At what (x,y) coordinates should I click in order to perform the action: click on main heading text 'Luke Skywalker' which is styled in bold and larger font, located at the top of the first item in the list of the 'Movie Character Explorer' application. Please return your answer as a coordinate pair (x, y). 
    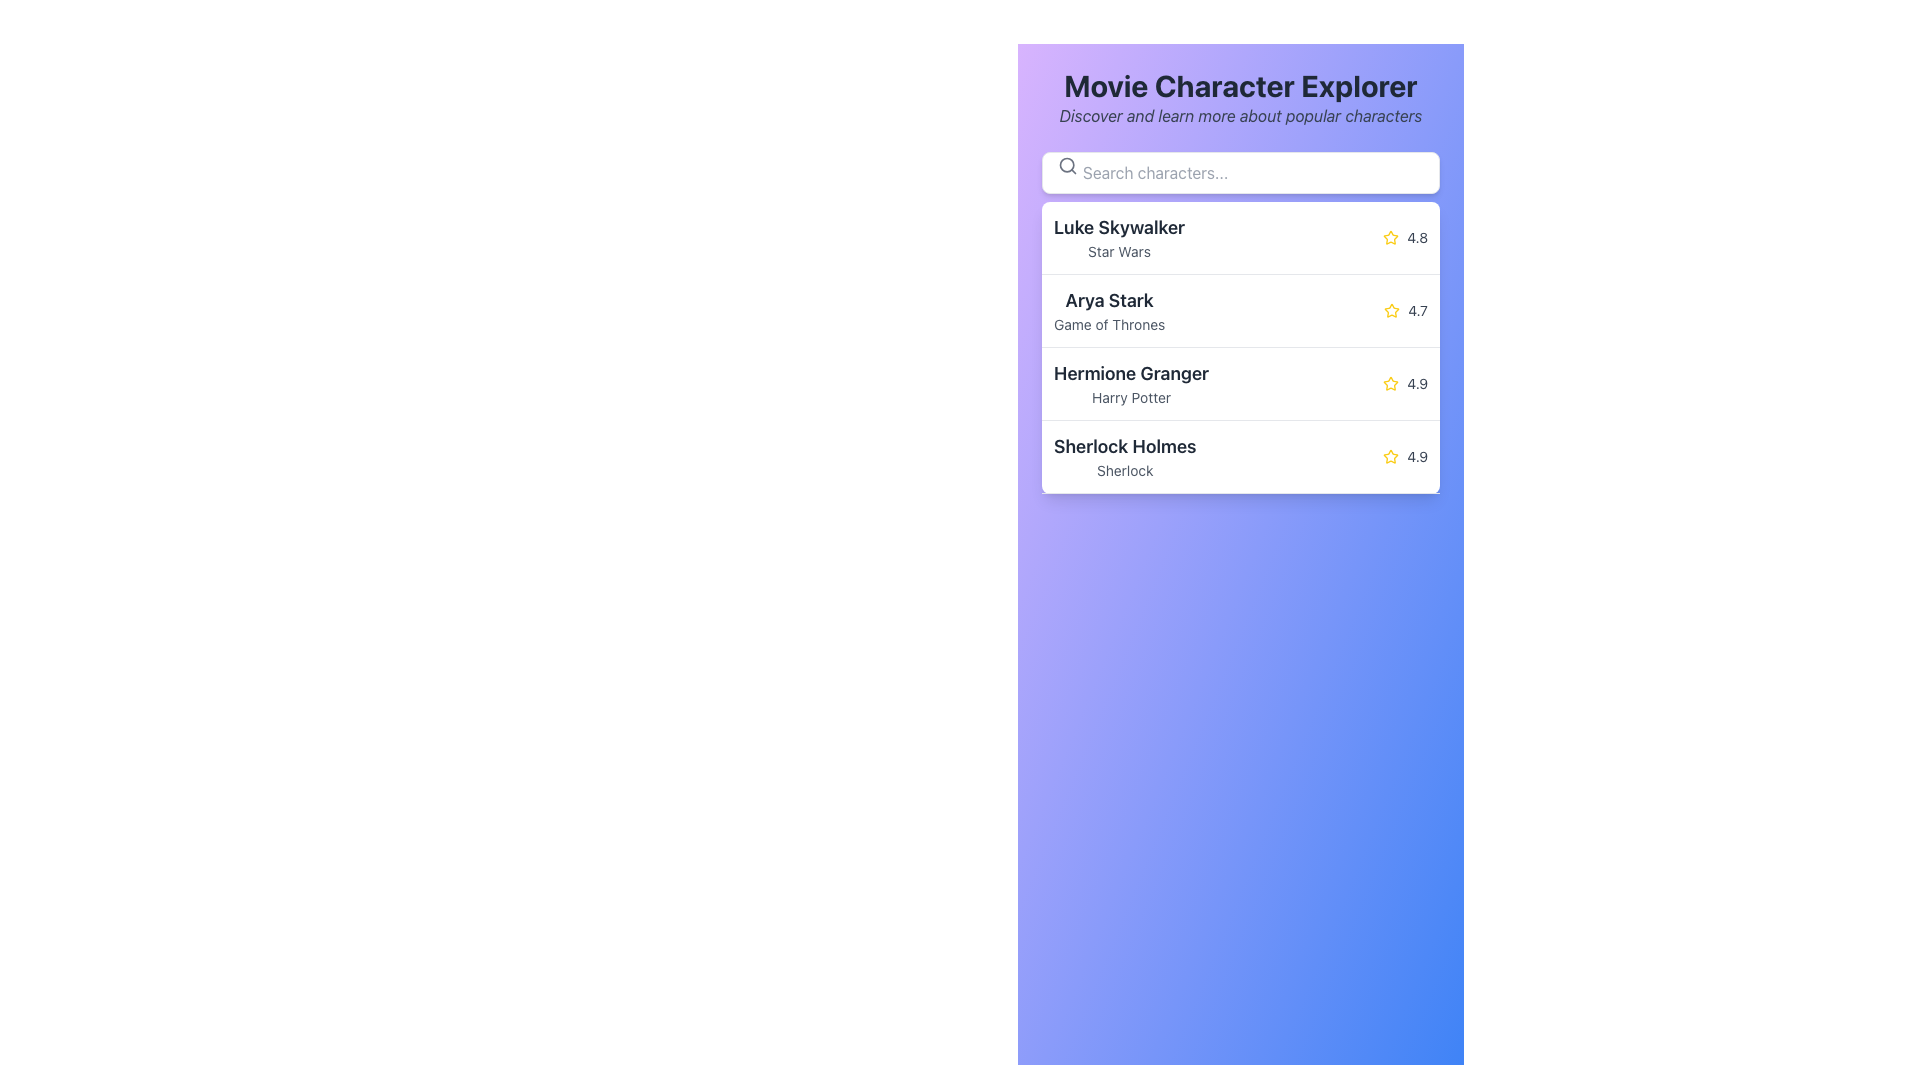
    Looking at the image, I should click on (1118, 226).